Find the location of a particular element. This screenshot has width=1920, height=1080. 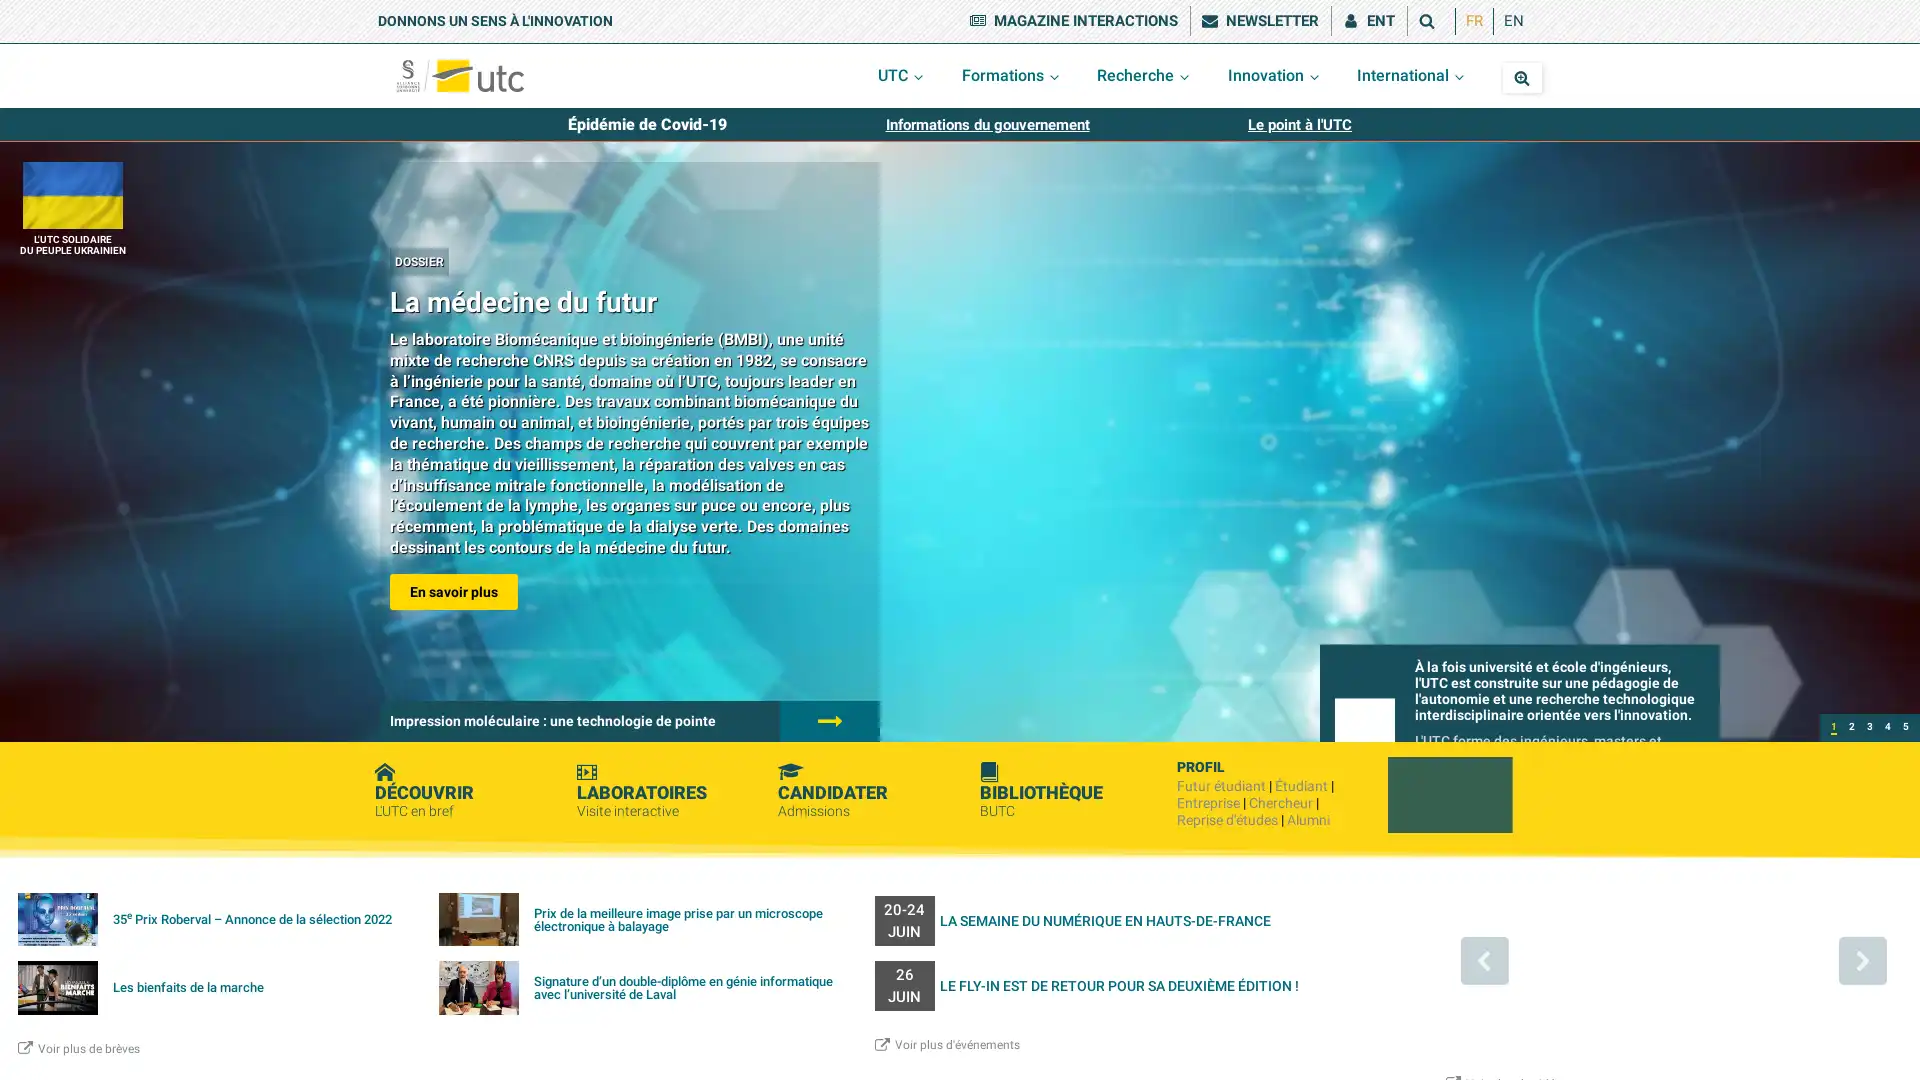

Diapositive precedente is located at coordinates (1483, 959).